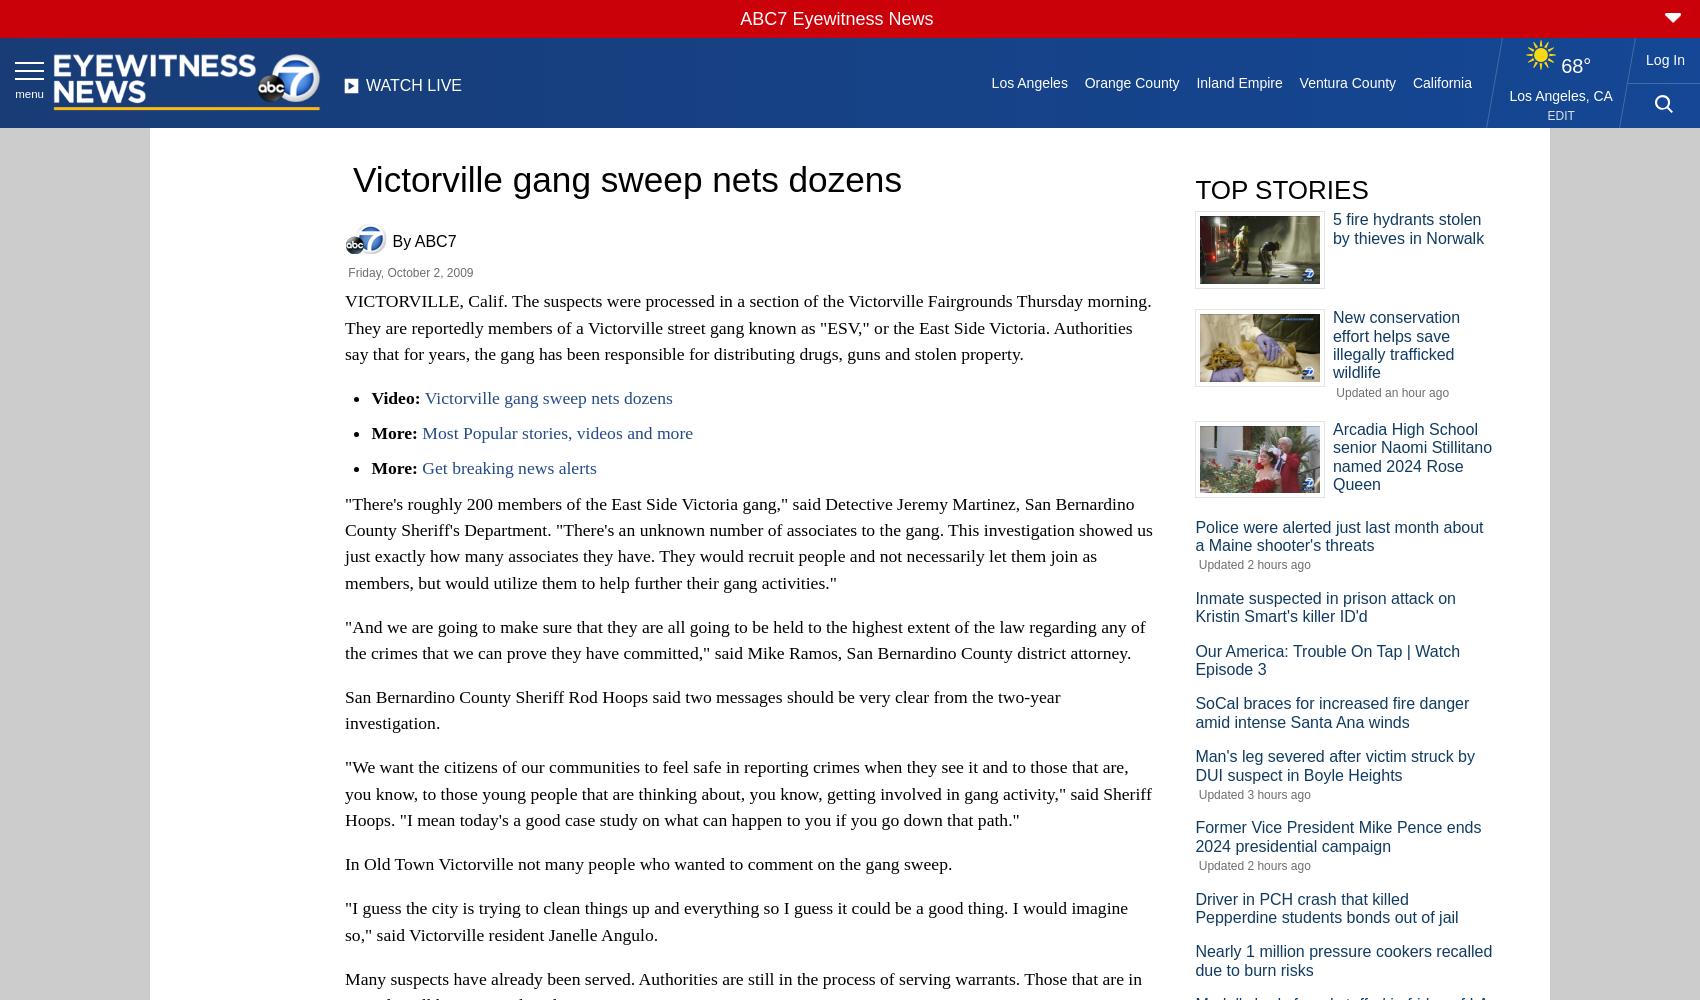  What do you see at coordinates (1252, 794) in the screenshot?
I see `'Updated 3 hours ago'` at bounding box center [1252, 794].